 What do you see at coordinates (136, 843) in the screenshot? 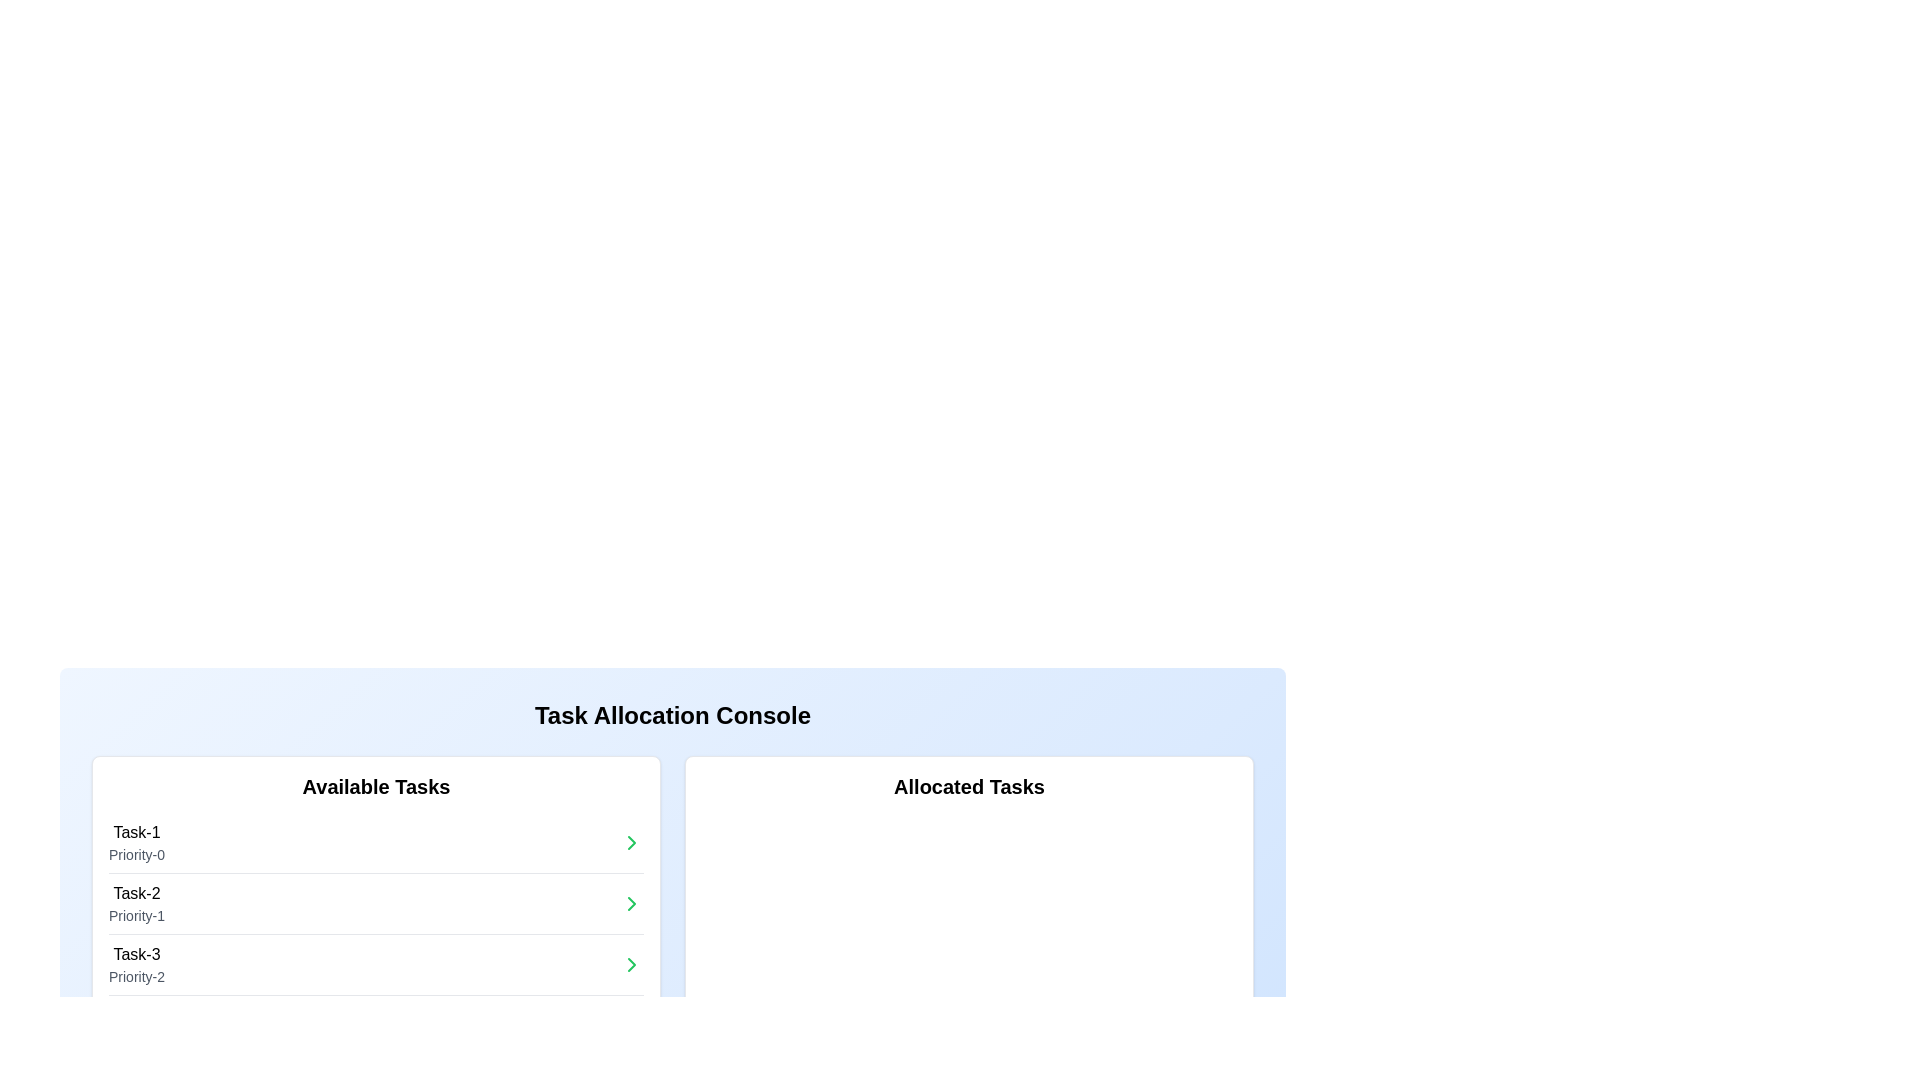
I see `the text label displaying 'Task-1' and 'Priority-0' located under the 'Available Tasks' section` at bounding box center [136, 843].